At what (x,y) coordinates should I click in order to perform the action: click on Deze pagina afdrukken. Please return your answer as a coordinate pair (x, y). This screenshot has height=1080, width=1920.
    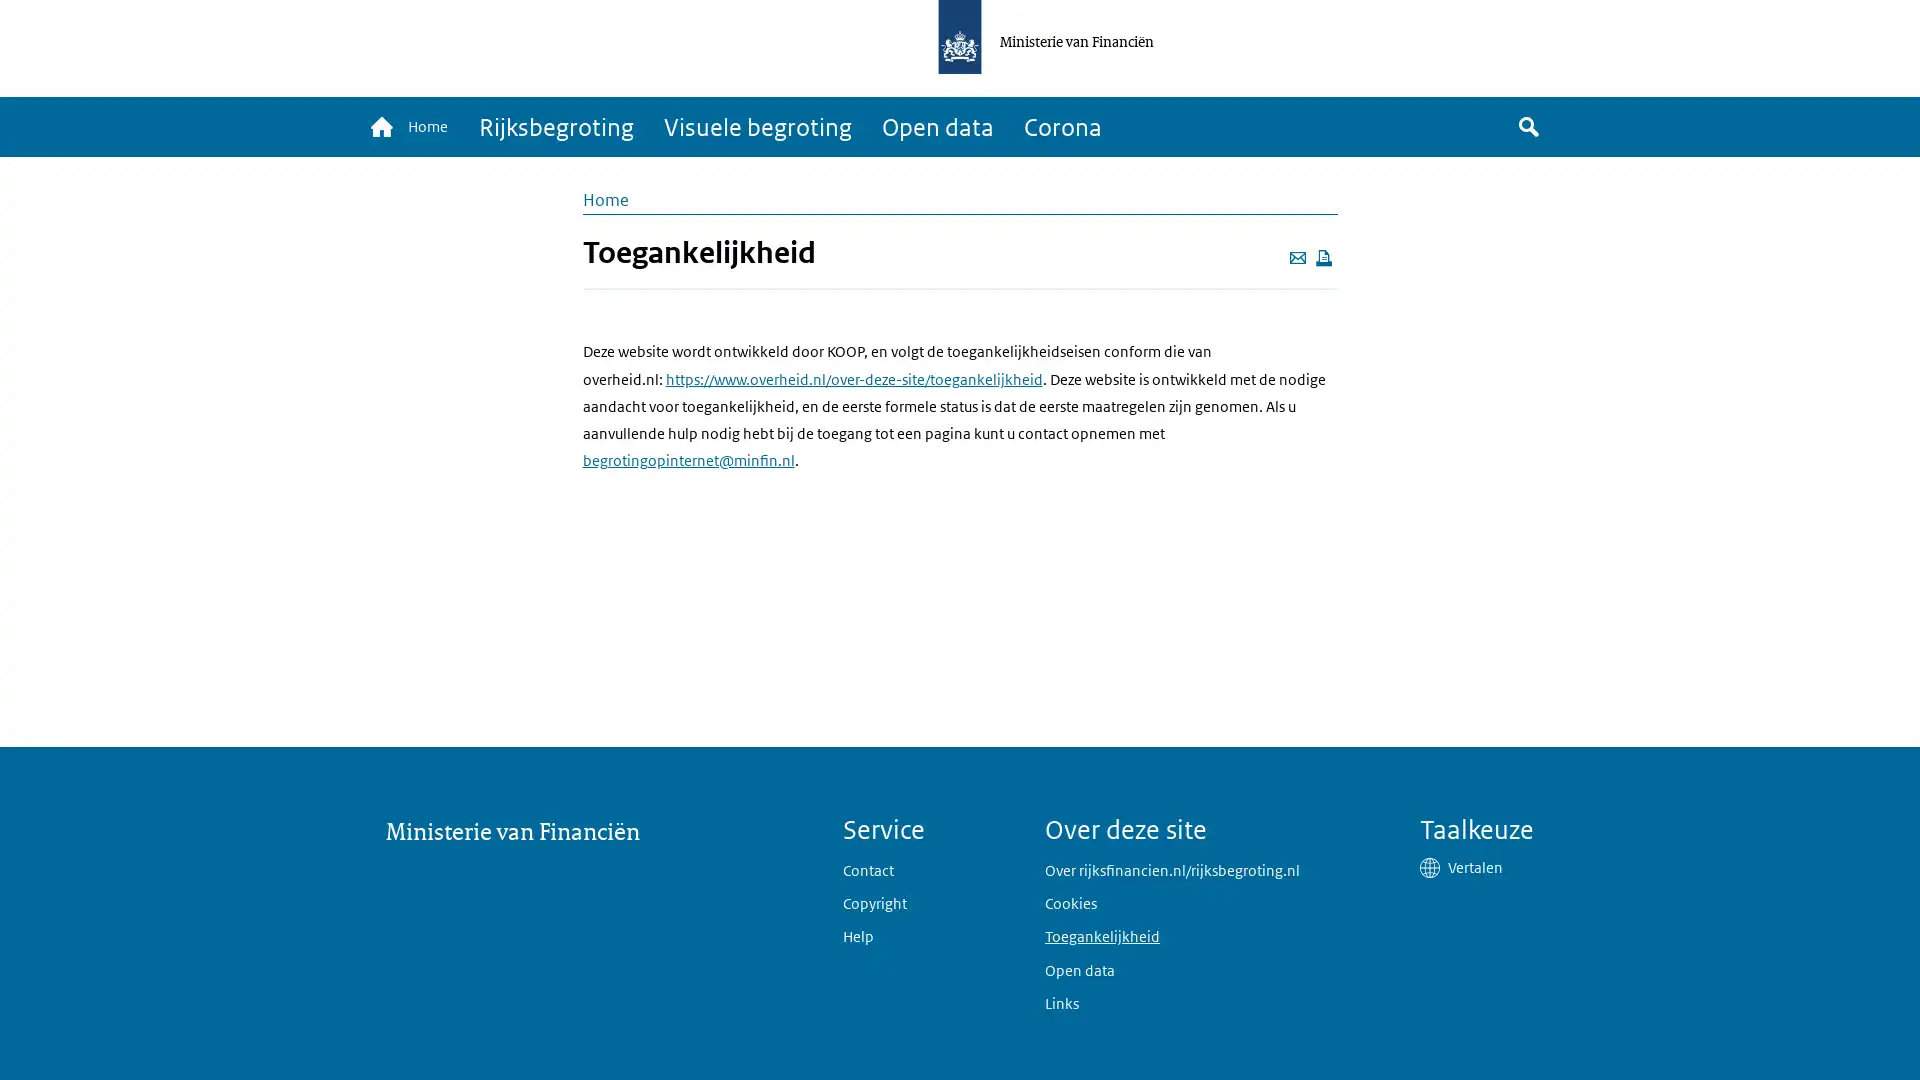
    Looking at the image, I should click on (1323, 258).